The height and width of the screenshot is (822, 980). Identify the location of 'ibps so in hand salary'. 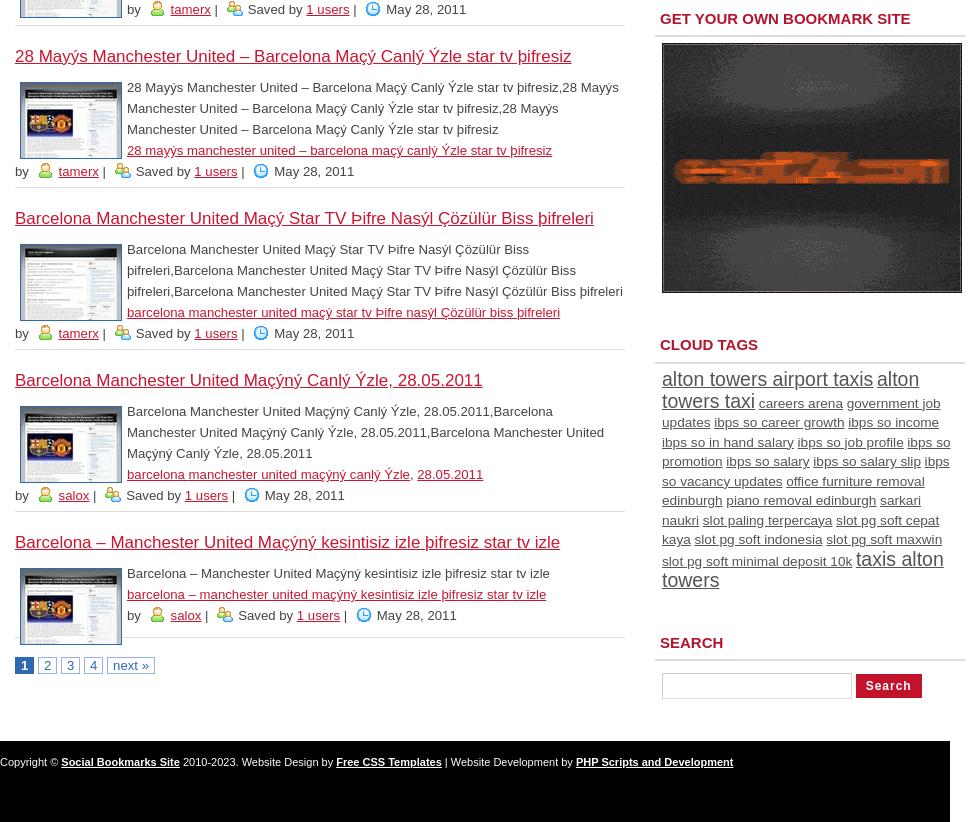
(727, 440).